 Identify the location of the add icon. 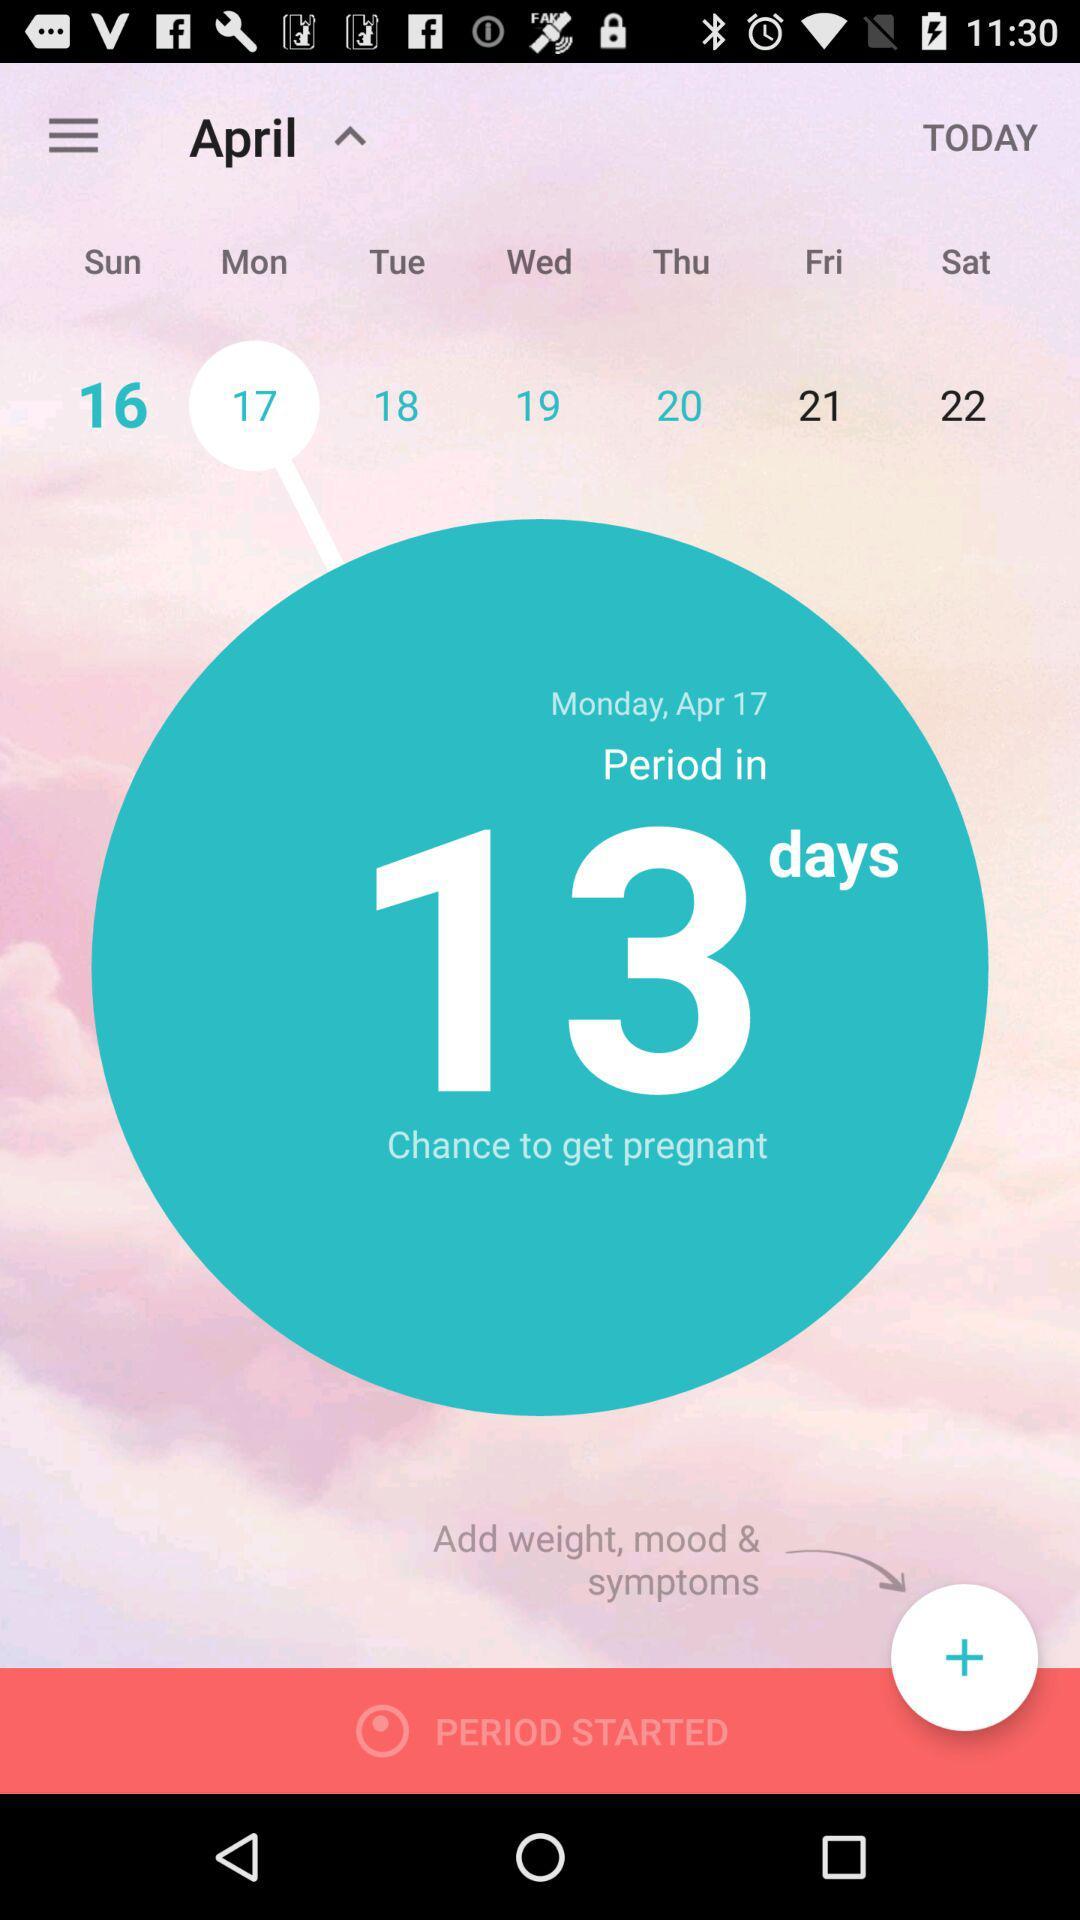
(963, 1773).